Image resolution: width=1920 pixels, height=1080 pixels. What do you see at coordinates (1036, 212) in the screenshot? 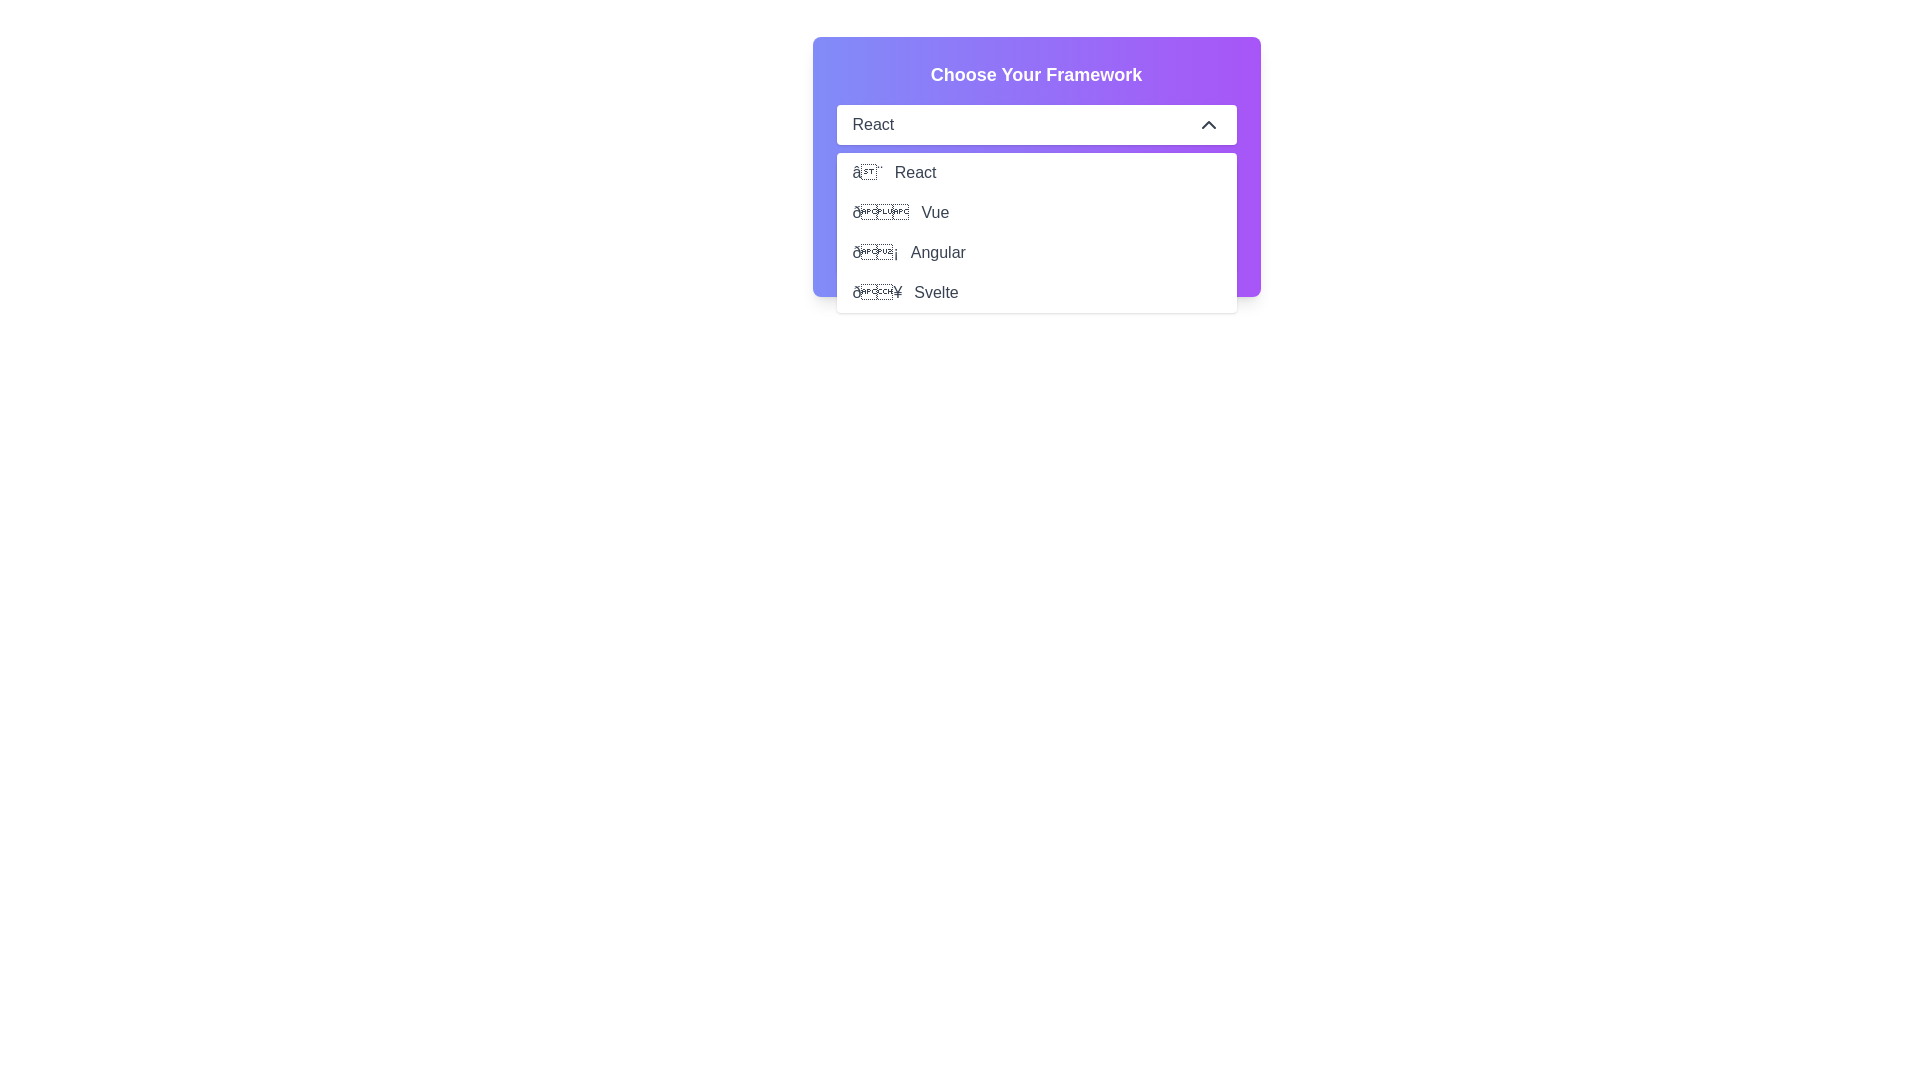
I see `the second item in the dropdown menu` at bounding box center [1036, 212].